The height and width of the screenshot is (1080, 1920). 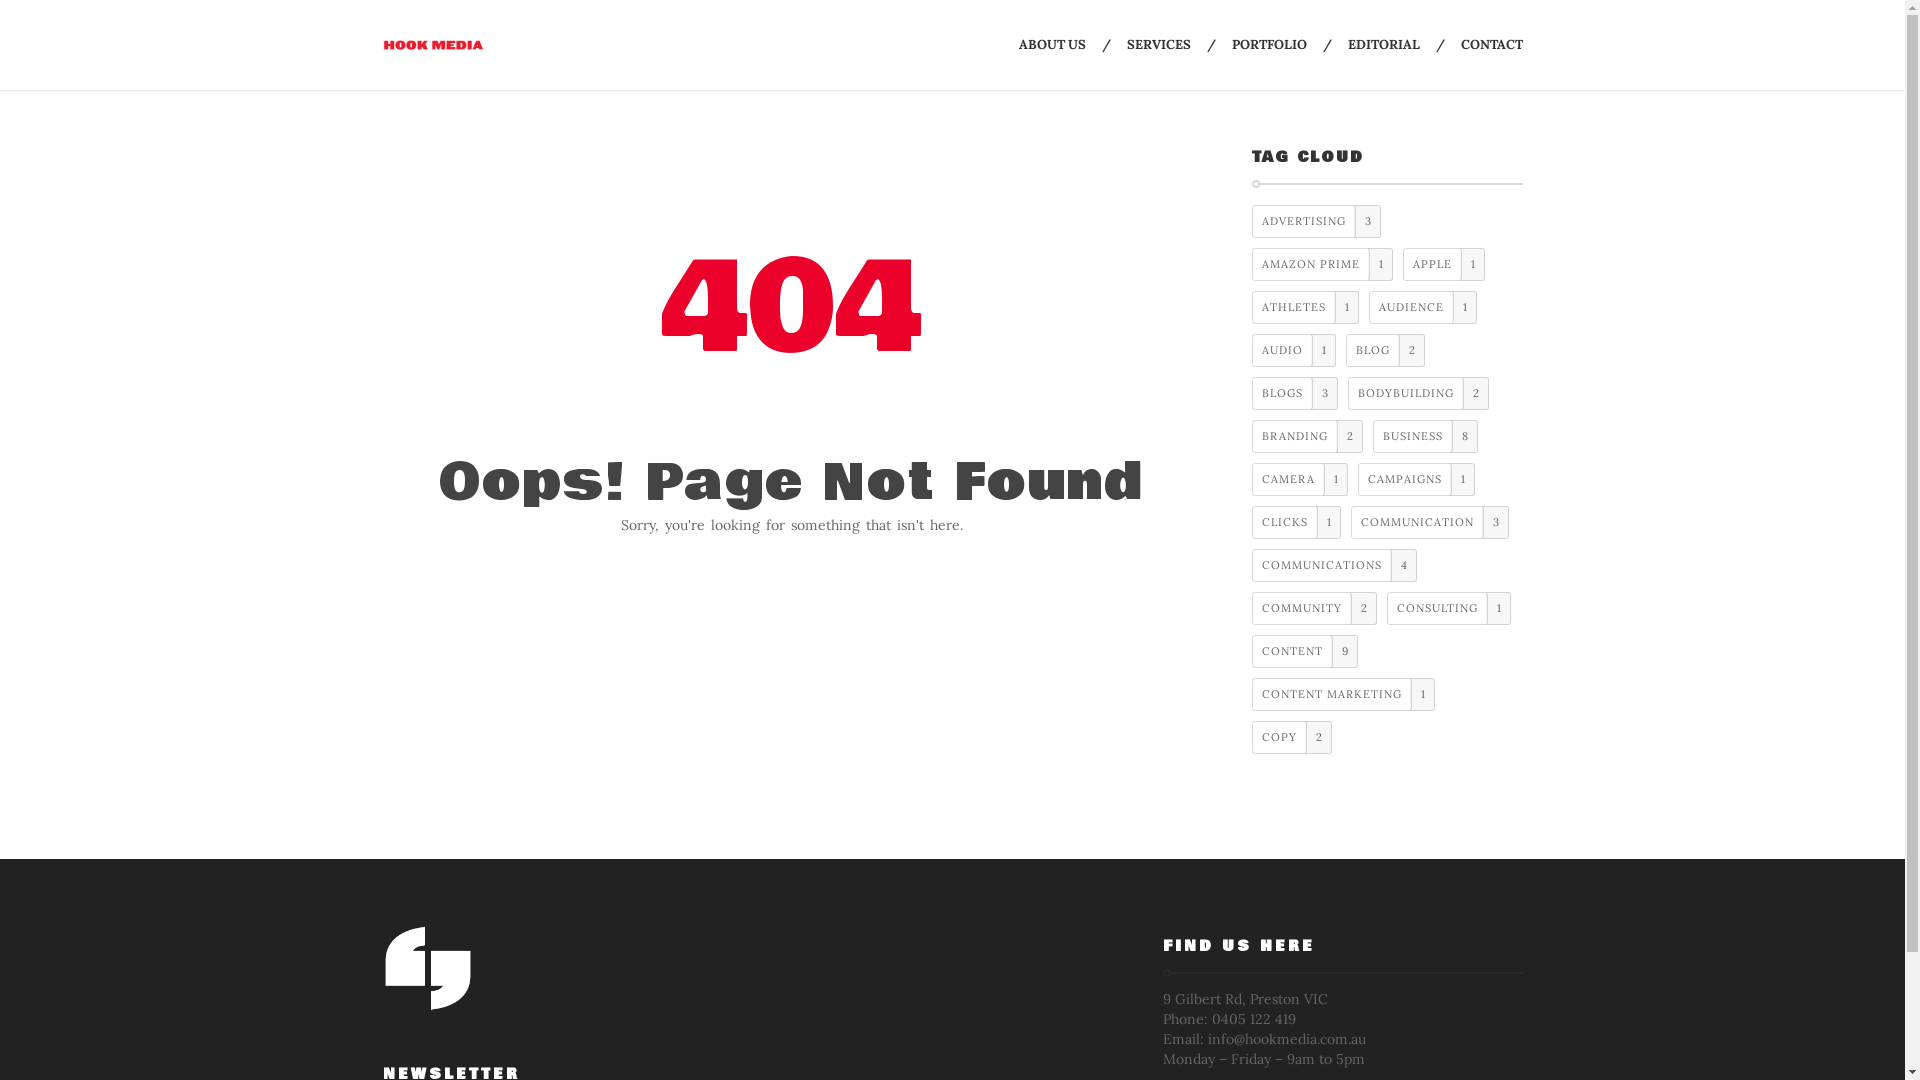 I want to click on 'CONTENT9', so click(x=1305, y=651).